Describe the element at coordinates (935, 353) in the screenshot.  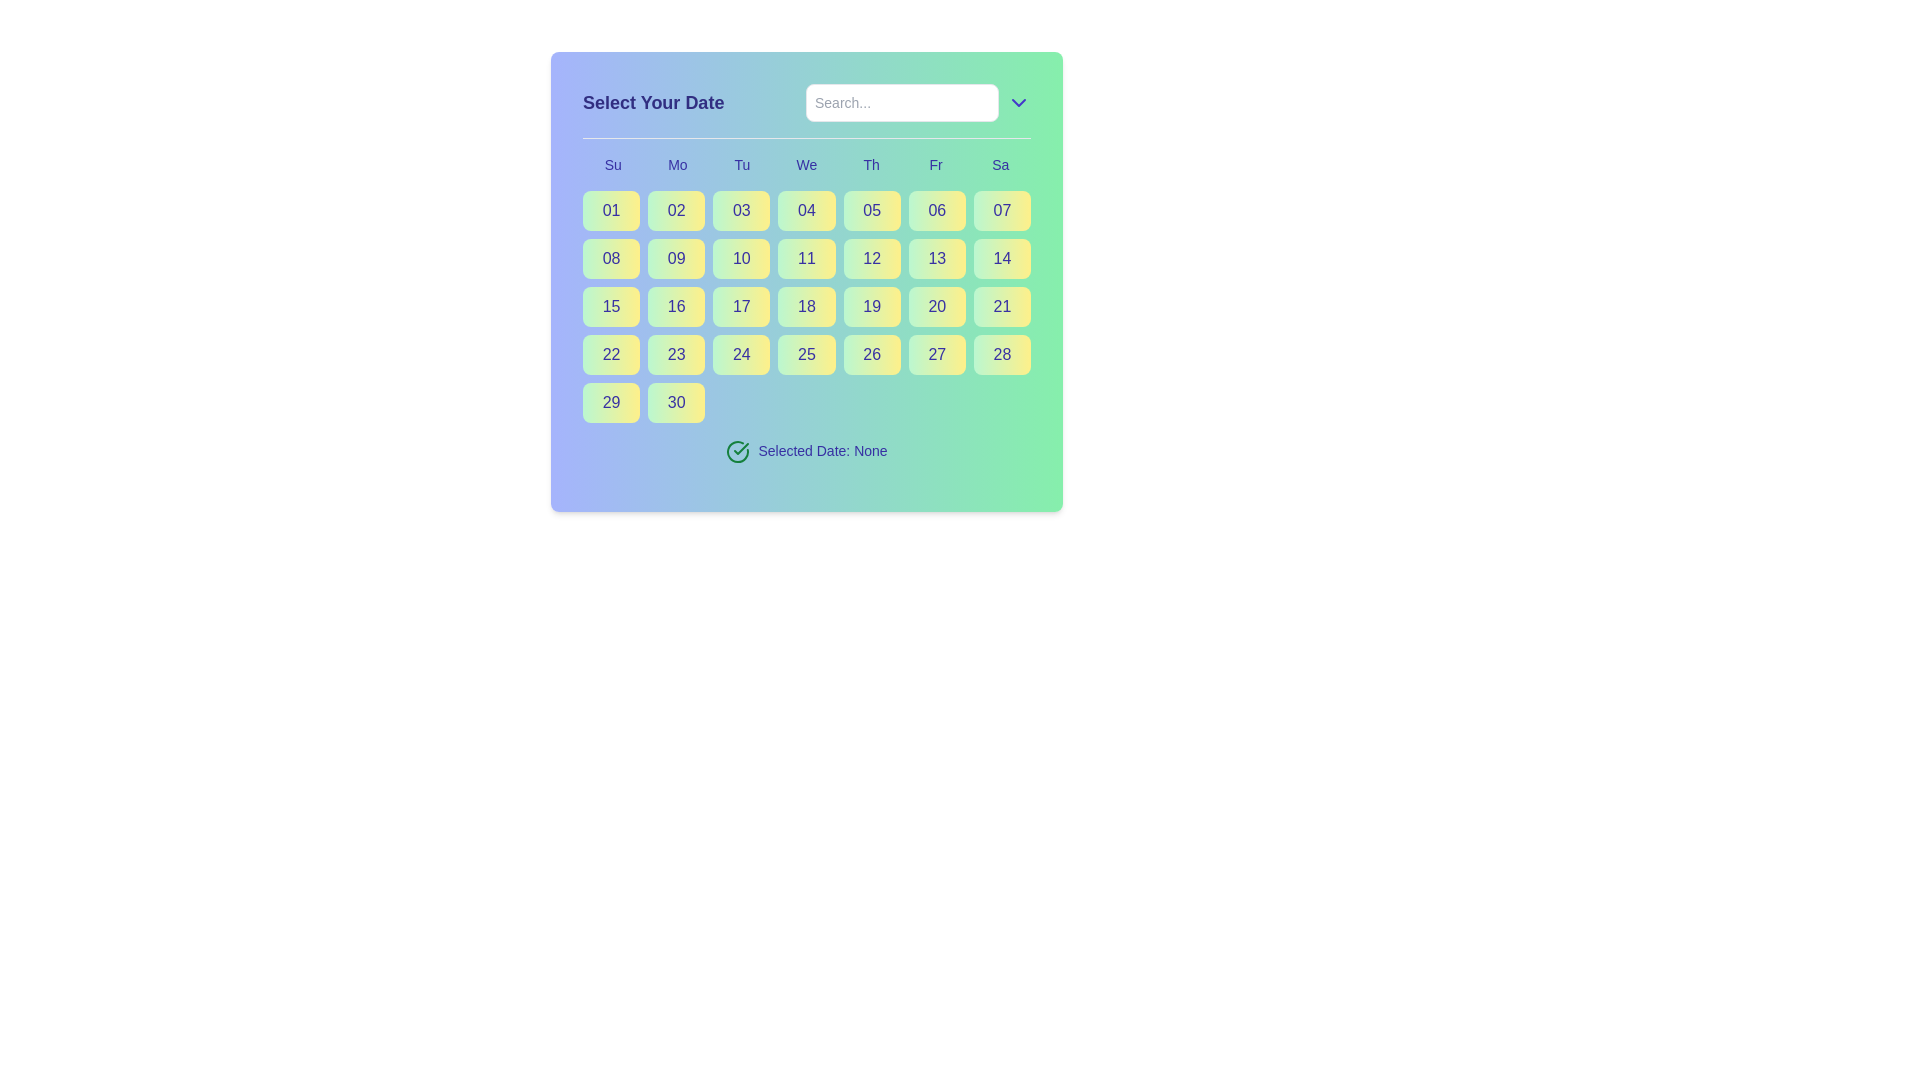
I see `the rounded rectangular button displaying the number '27' in bold blue font` at that location.